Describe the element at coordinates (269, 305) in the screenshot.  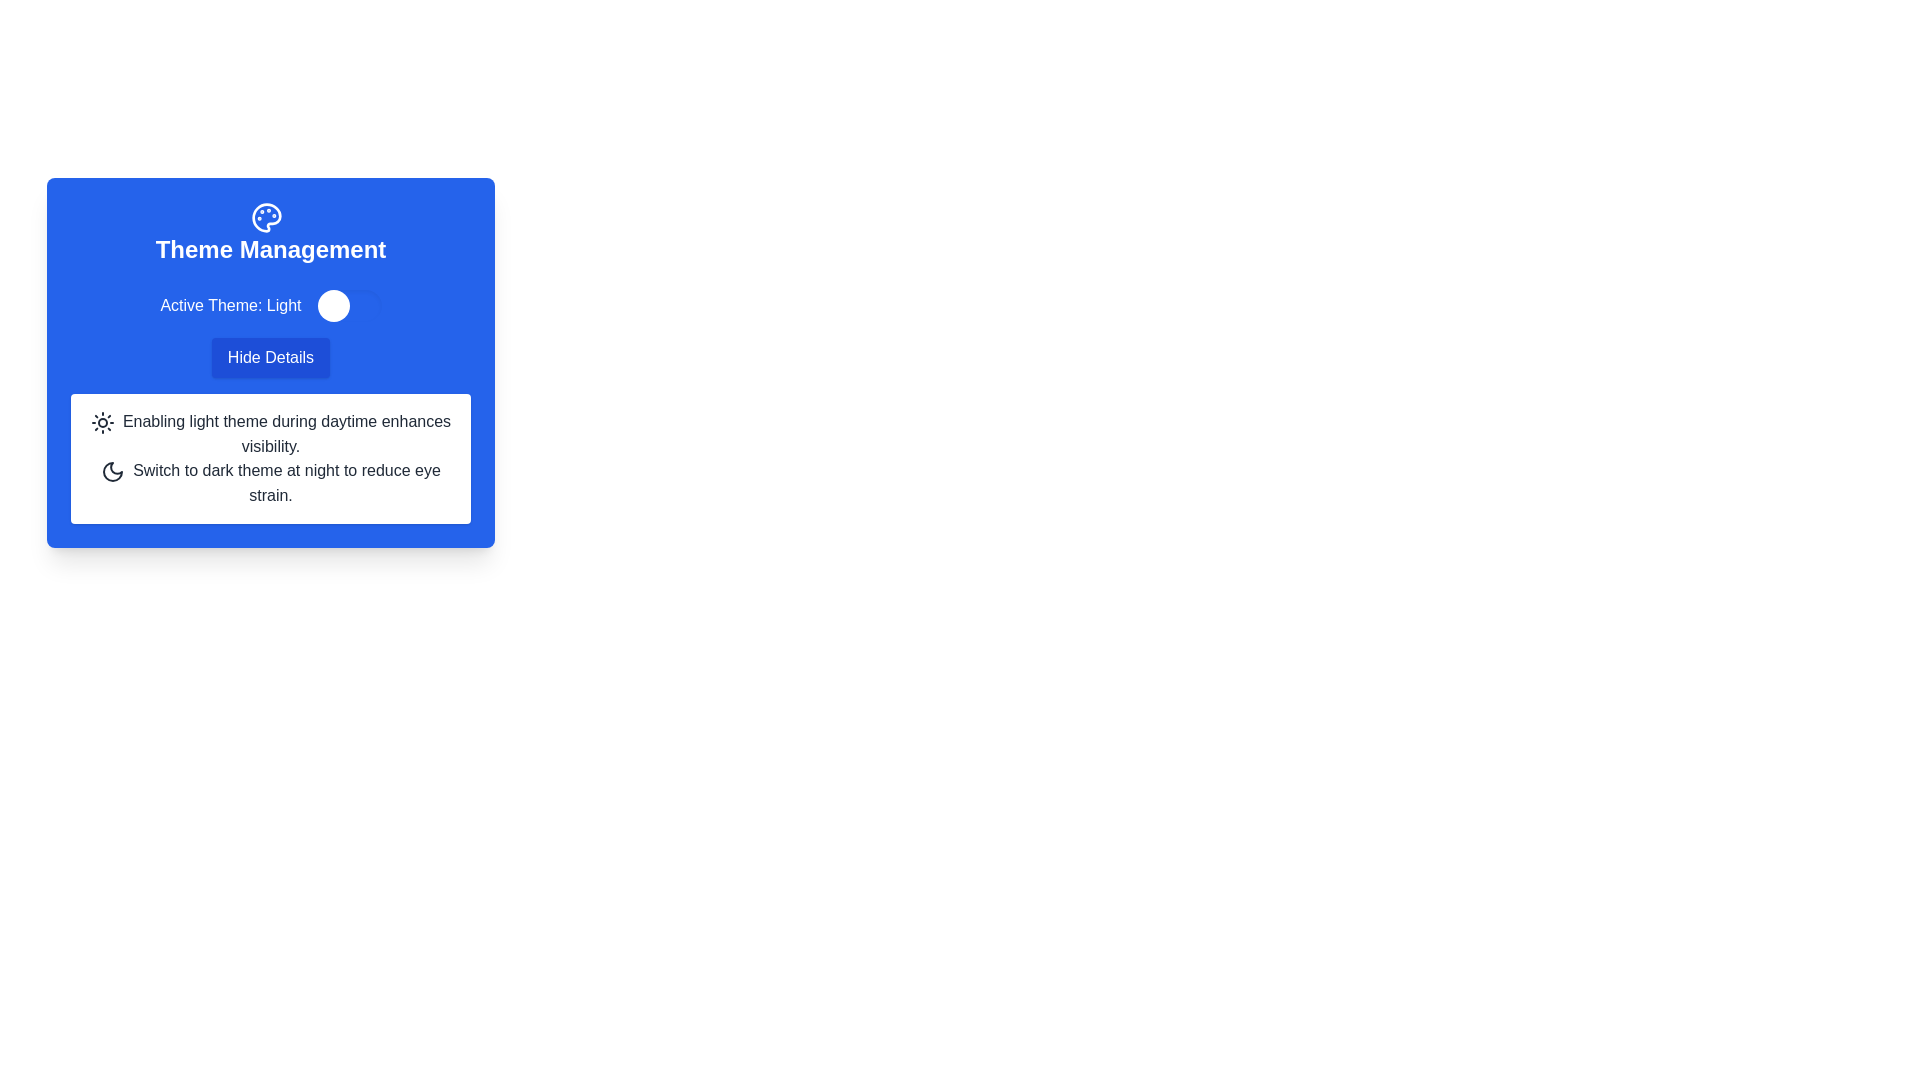
I see `the toggle switch indicating 'Active Theme: Light'` at that location.